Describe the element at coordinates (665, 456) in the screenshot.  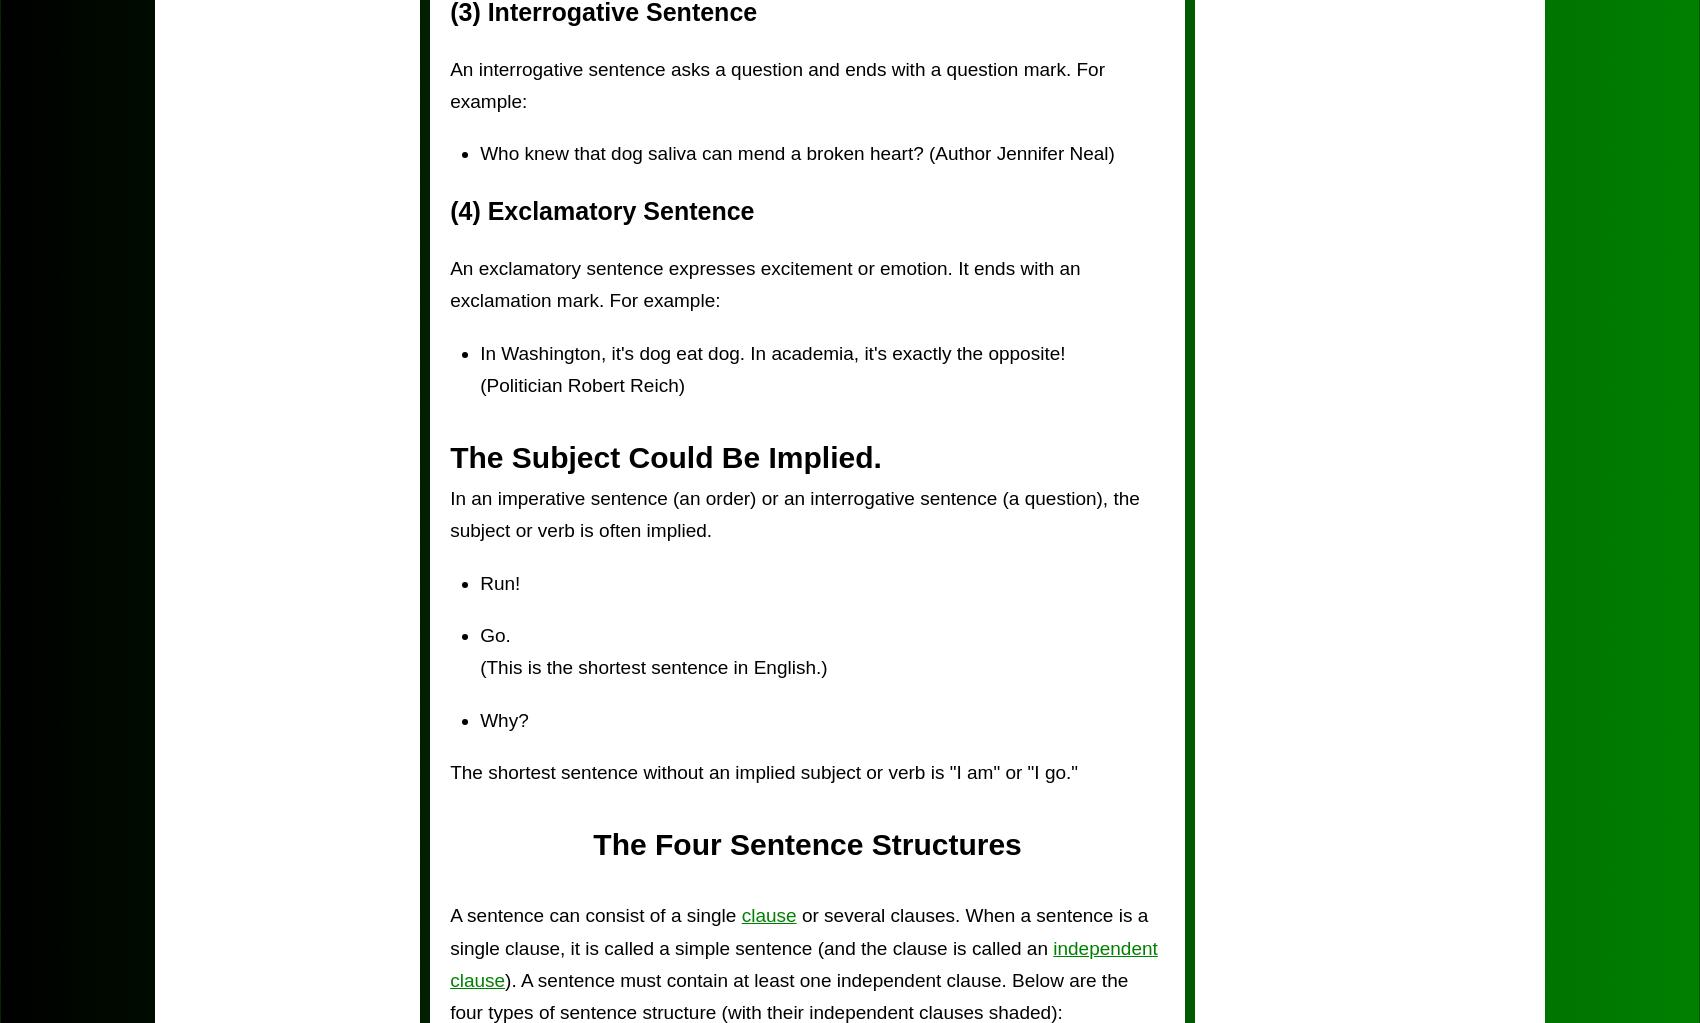
I see `'The Subject Could Be Implied.'` at that location.